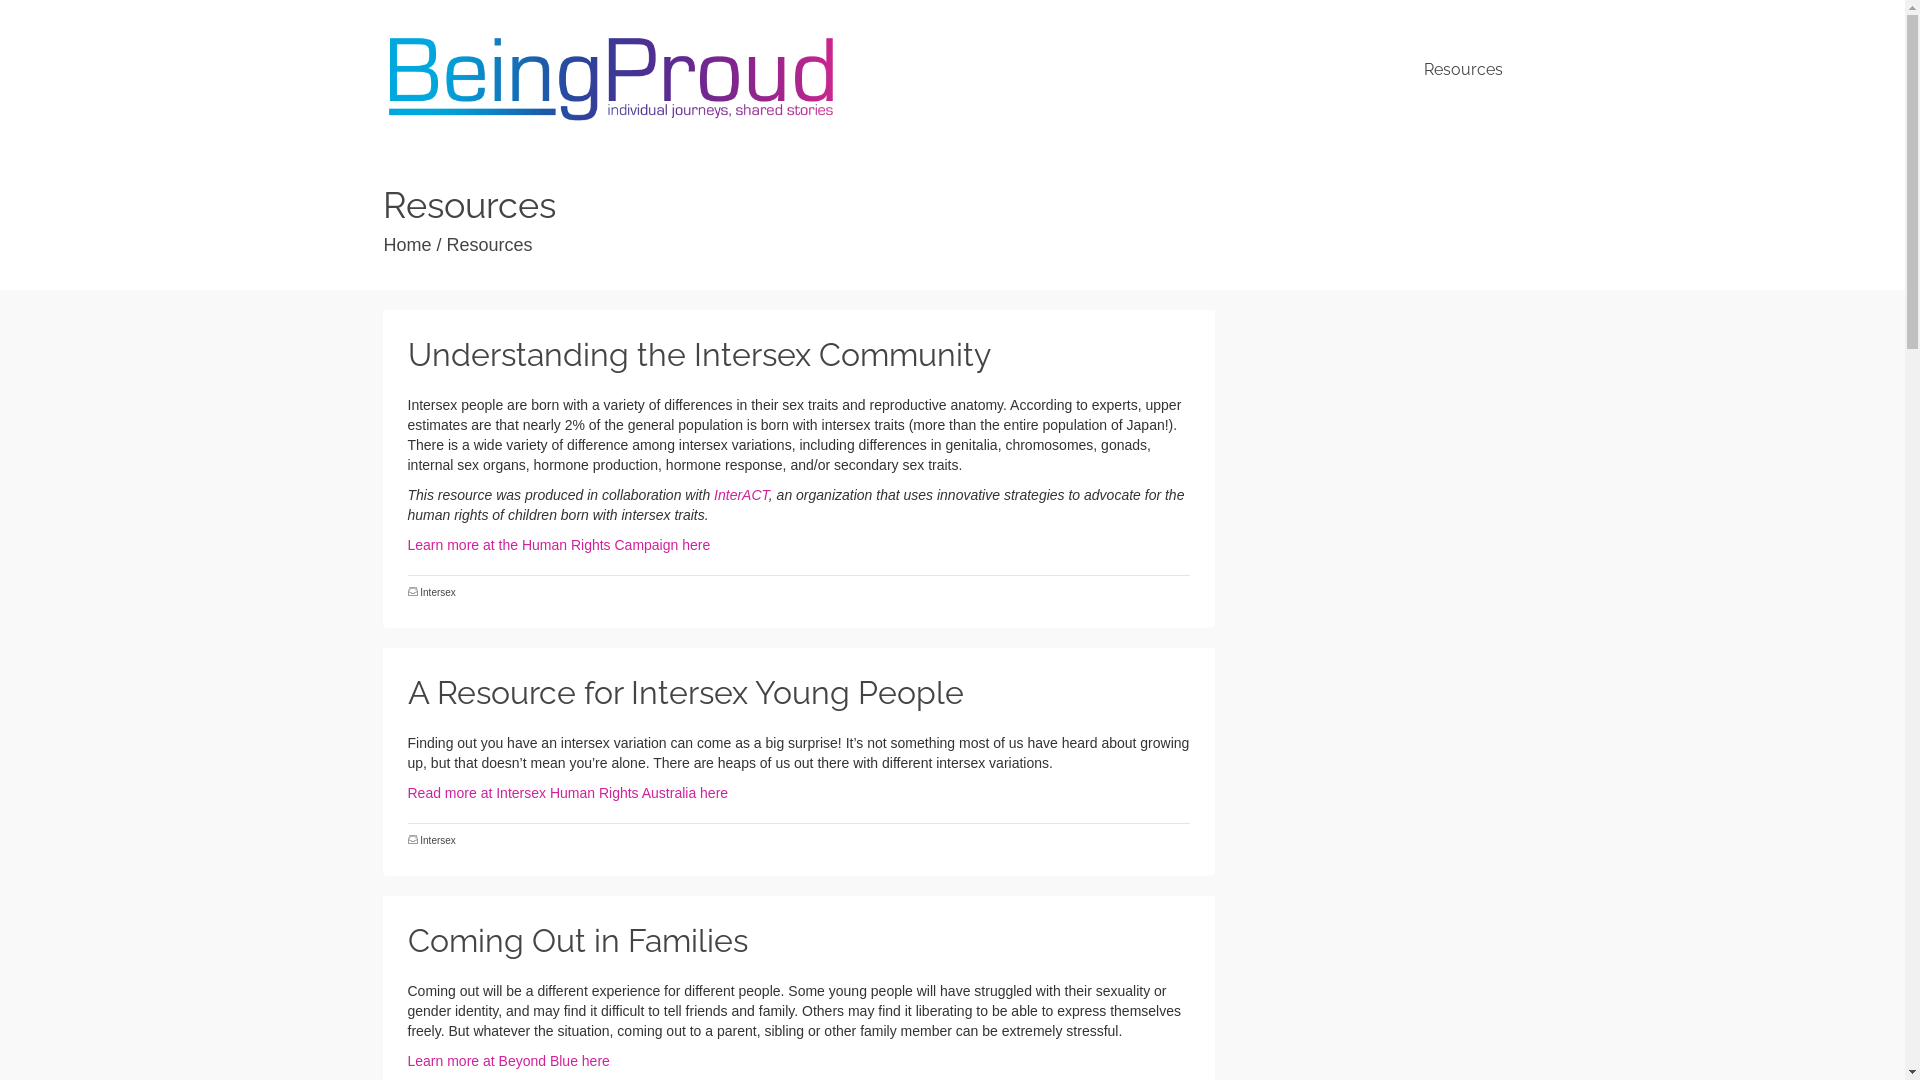  I want to click on 'Home', so click(407, 244).